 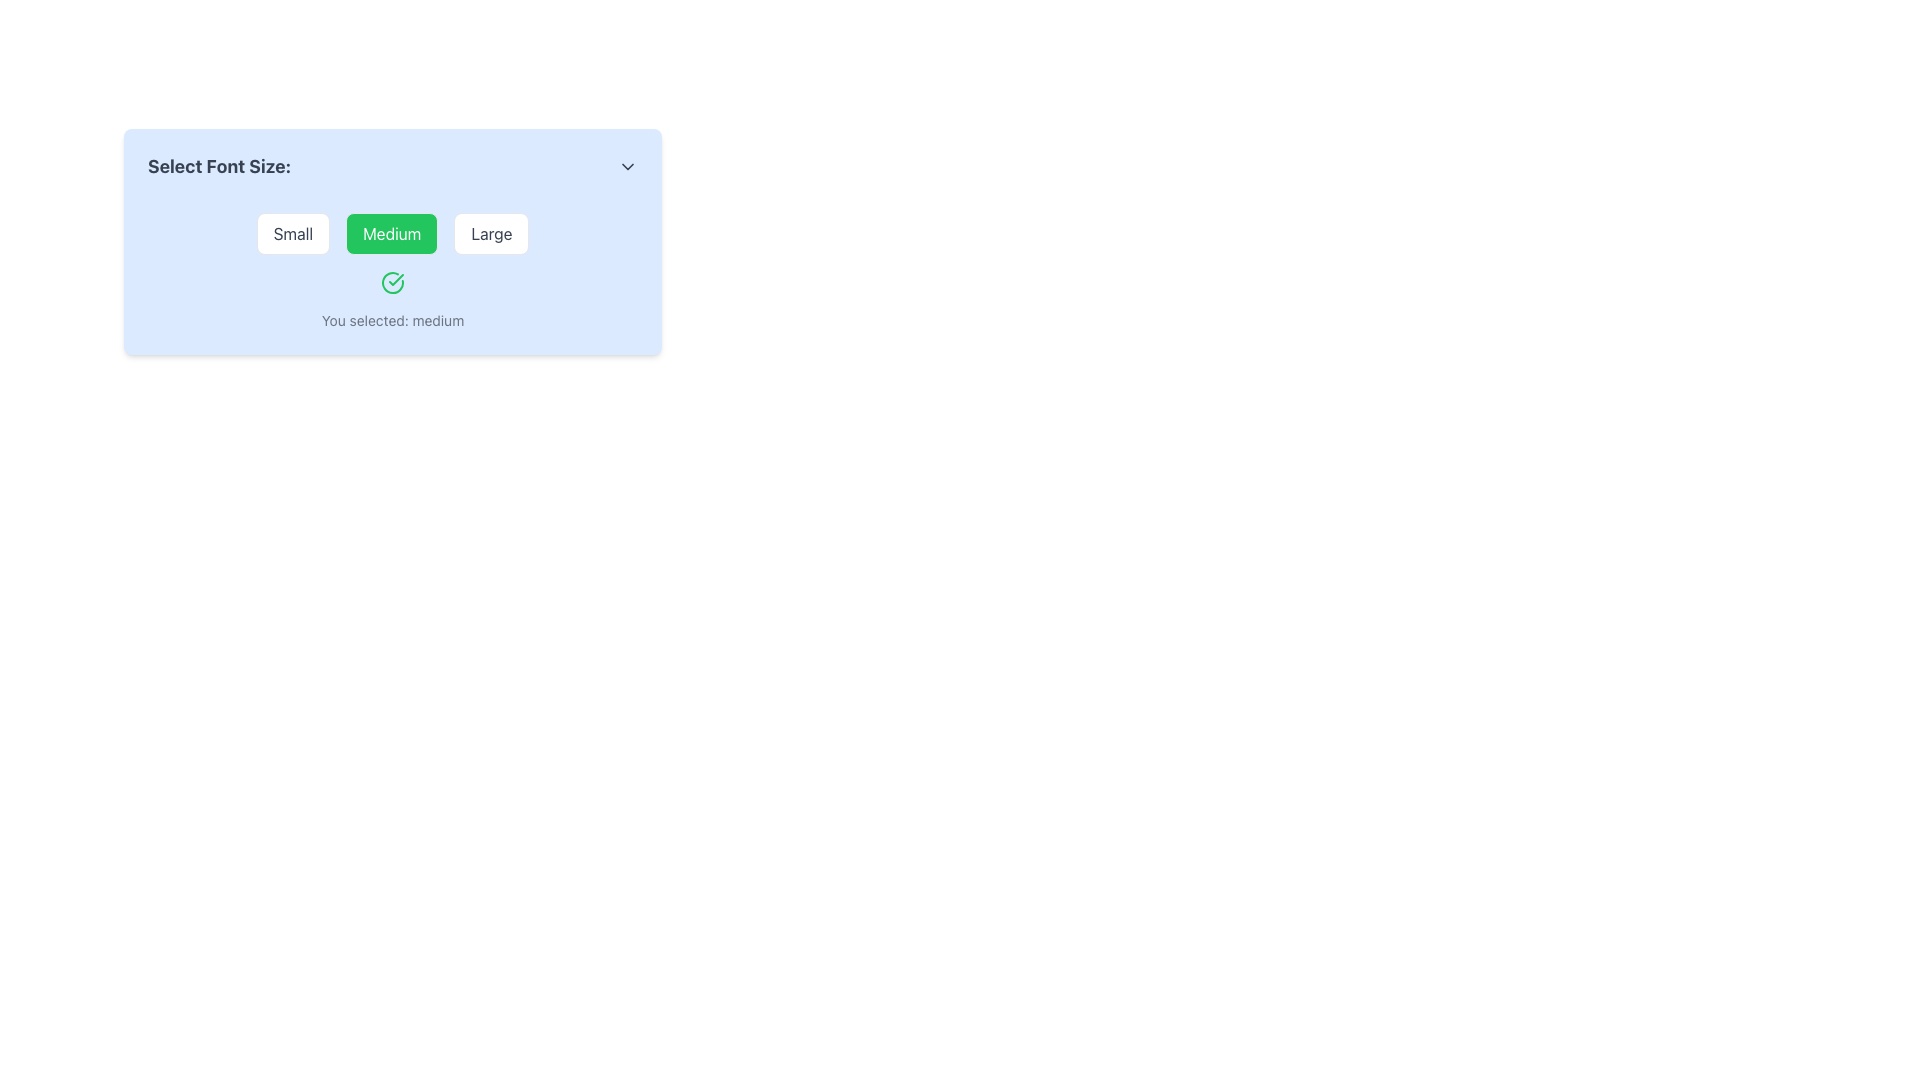 What do you see at coordinates (393, 319) in the screenshot?
I see `the Static Text Display element that shows 'You selected: medium', which is located below the buttons for 'Small', 'Medium', and 'Large', and above the green checkmark symbol` at bounding box center [393, 319].